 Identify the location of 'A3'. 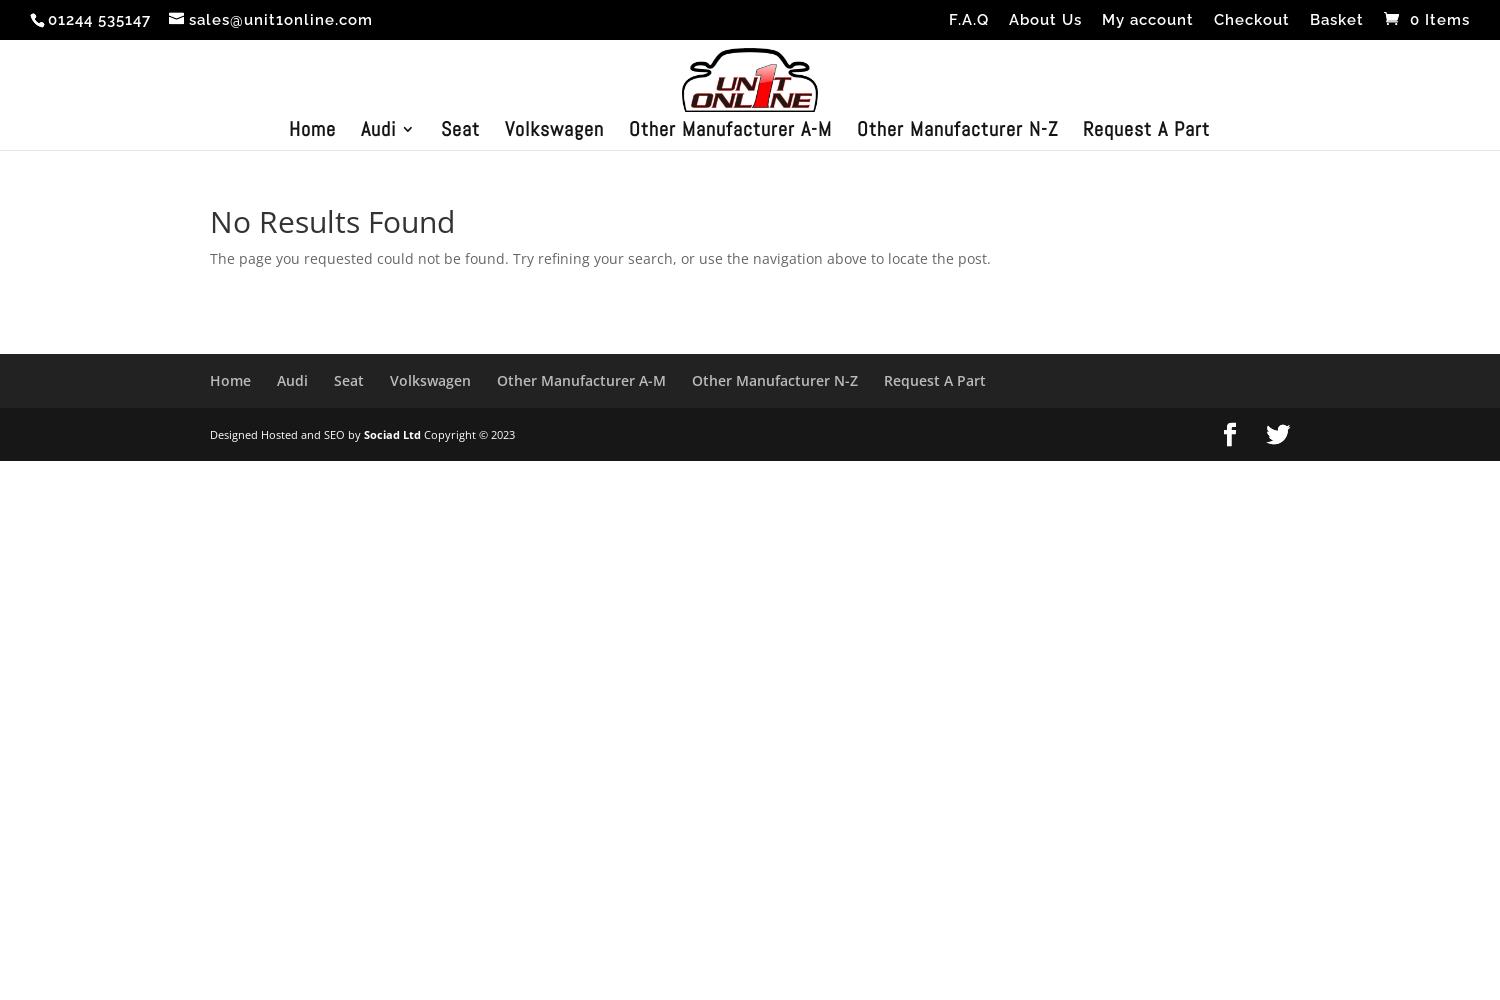
(410, 191).